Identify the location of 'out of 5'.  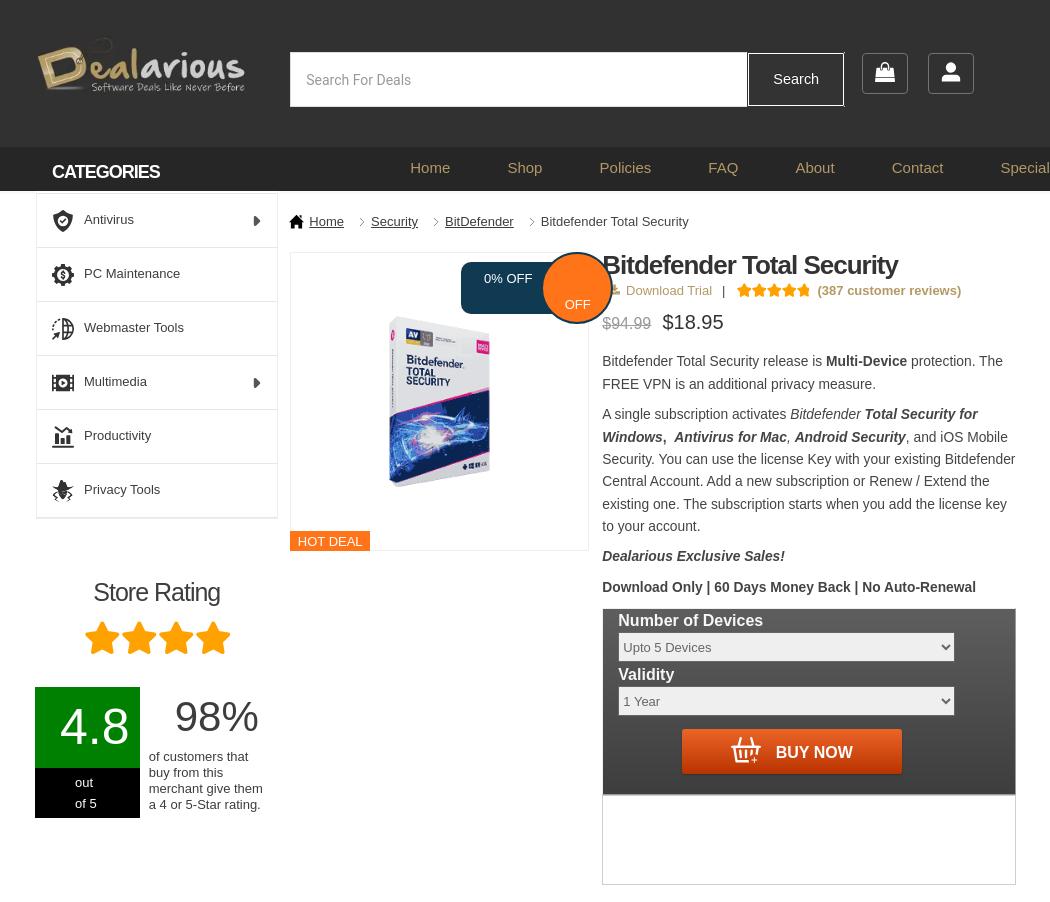
(85, 792).